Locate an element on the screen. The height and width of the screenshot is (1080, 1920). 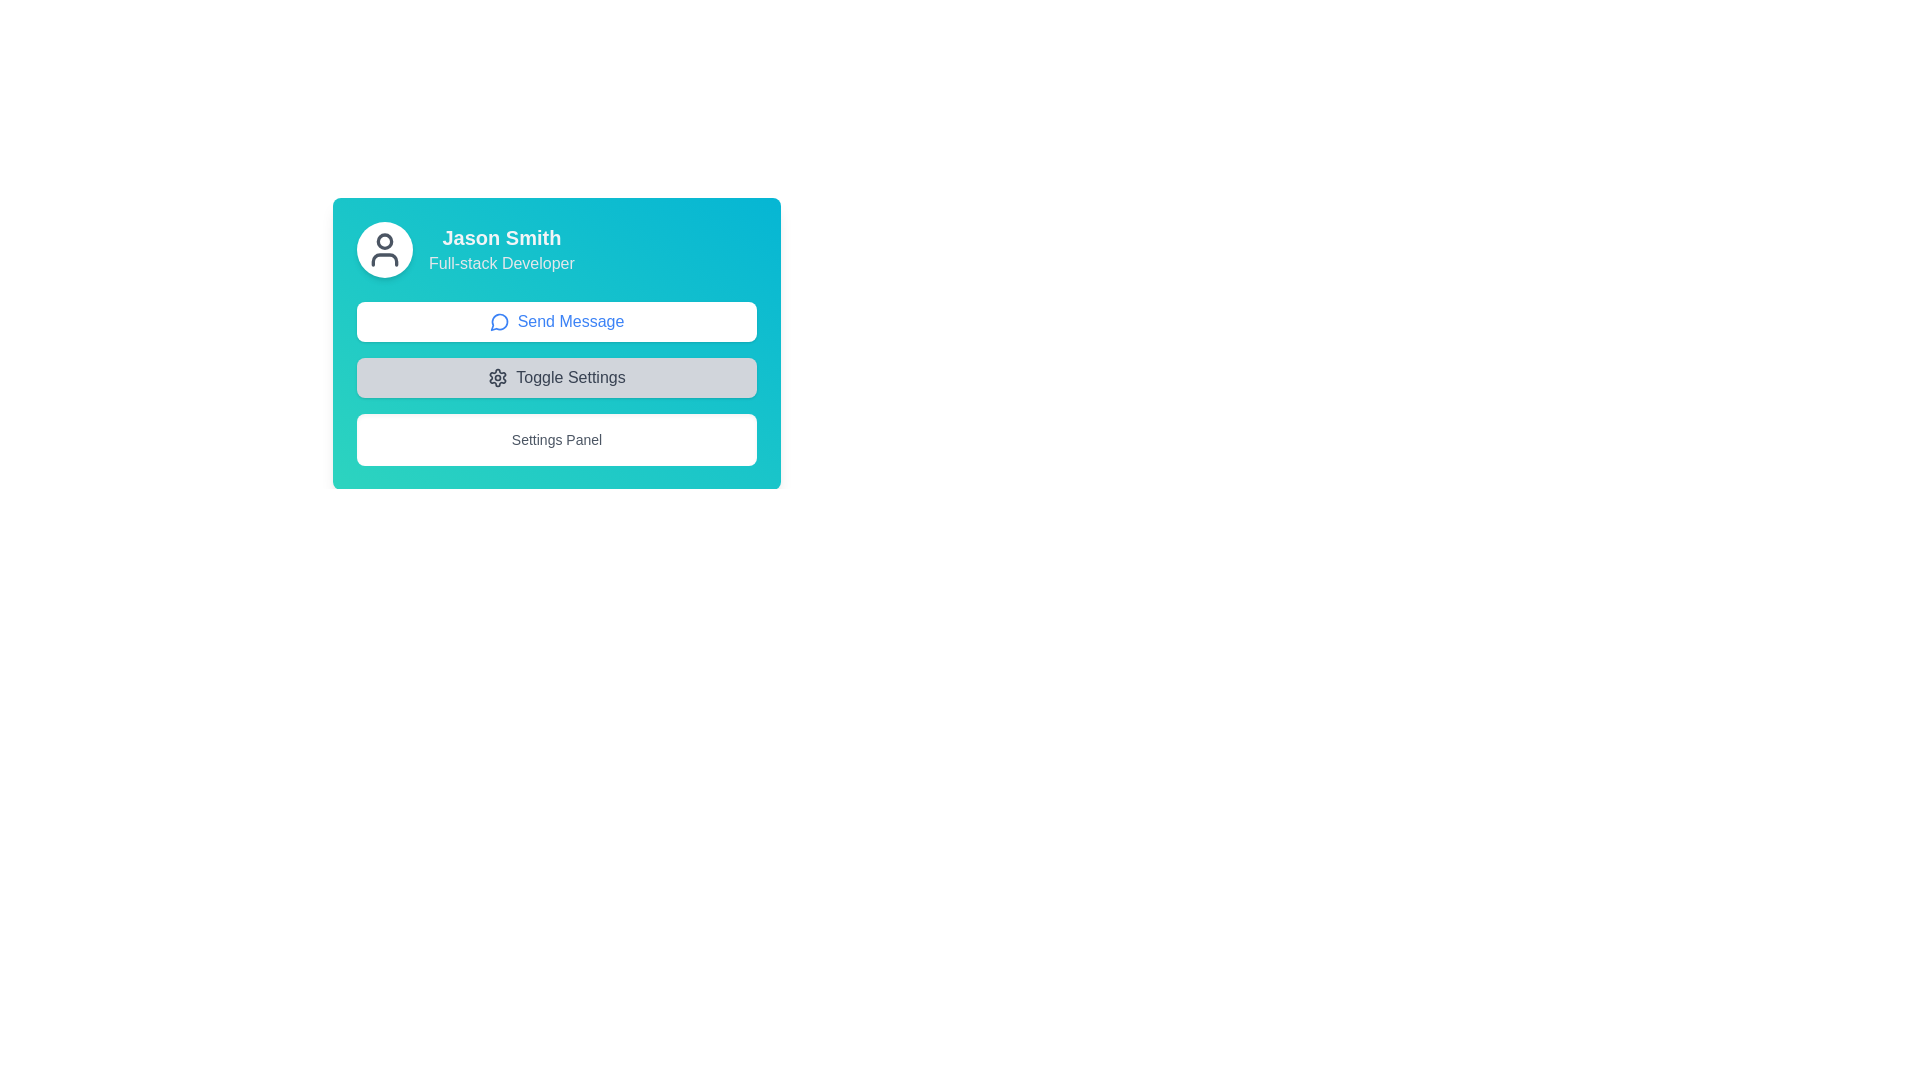
the cogwheel icon of the 'Toggle Settings' button is located at coordinates (498, 378).